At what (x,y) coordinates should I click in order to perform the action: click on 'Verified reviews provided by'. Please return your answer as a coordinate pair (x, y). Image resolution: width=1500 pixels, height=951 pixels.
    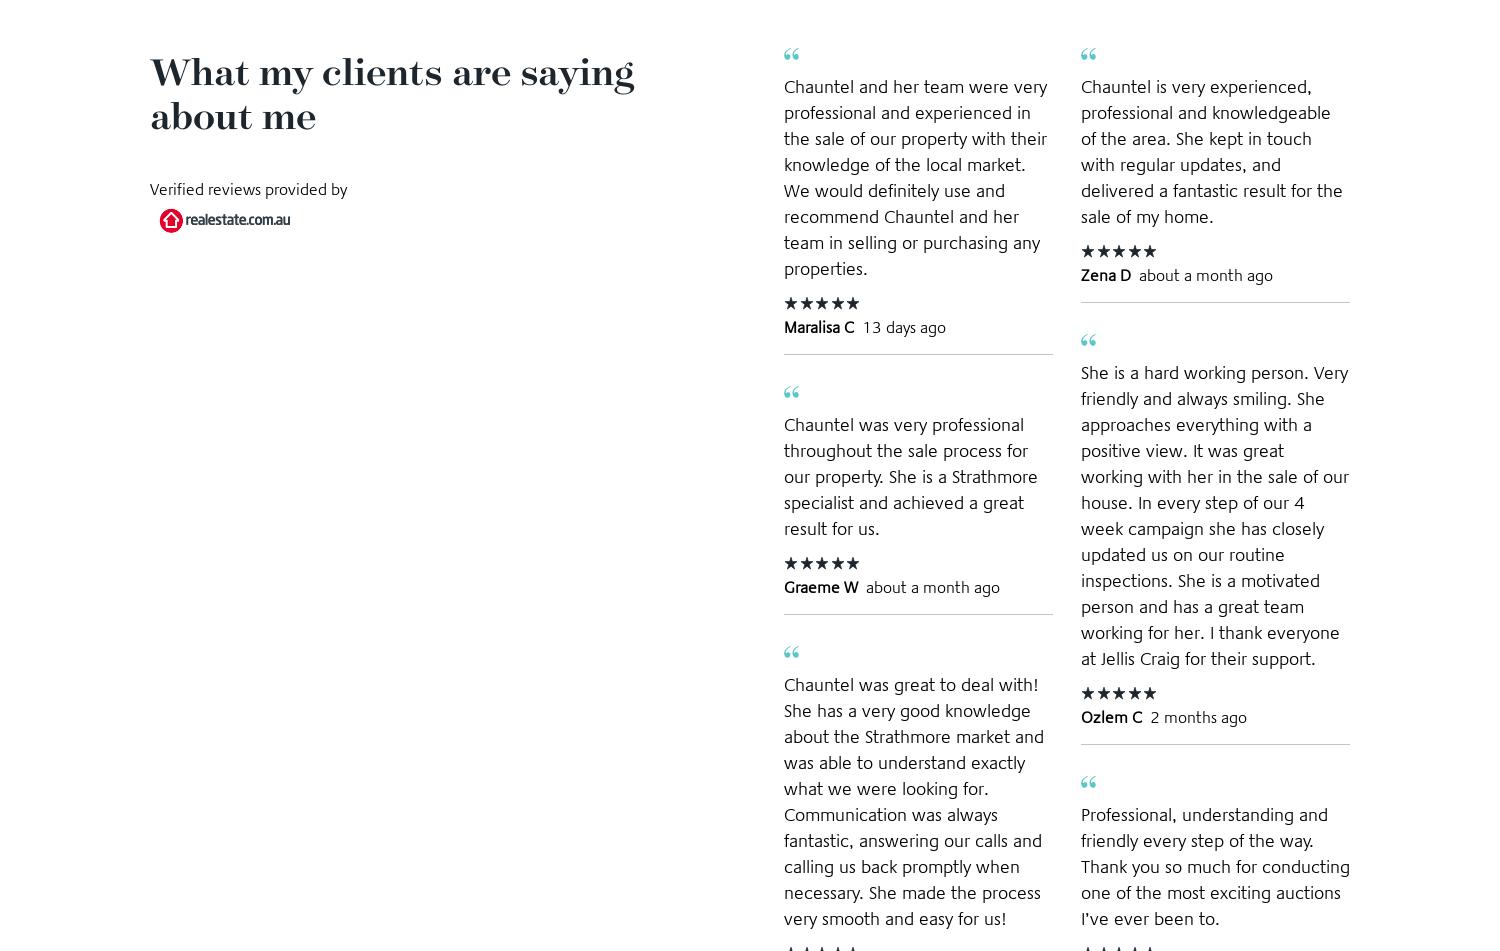
    Looking at the image, I should click on (247, 188).